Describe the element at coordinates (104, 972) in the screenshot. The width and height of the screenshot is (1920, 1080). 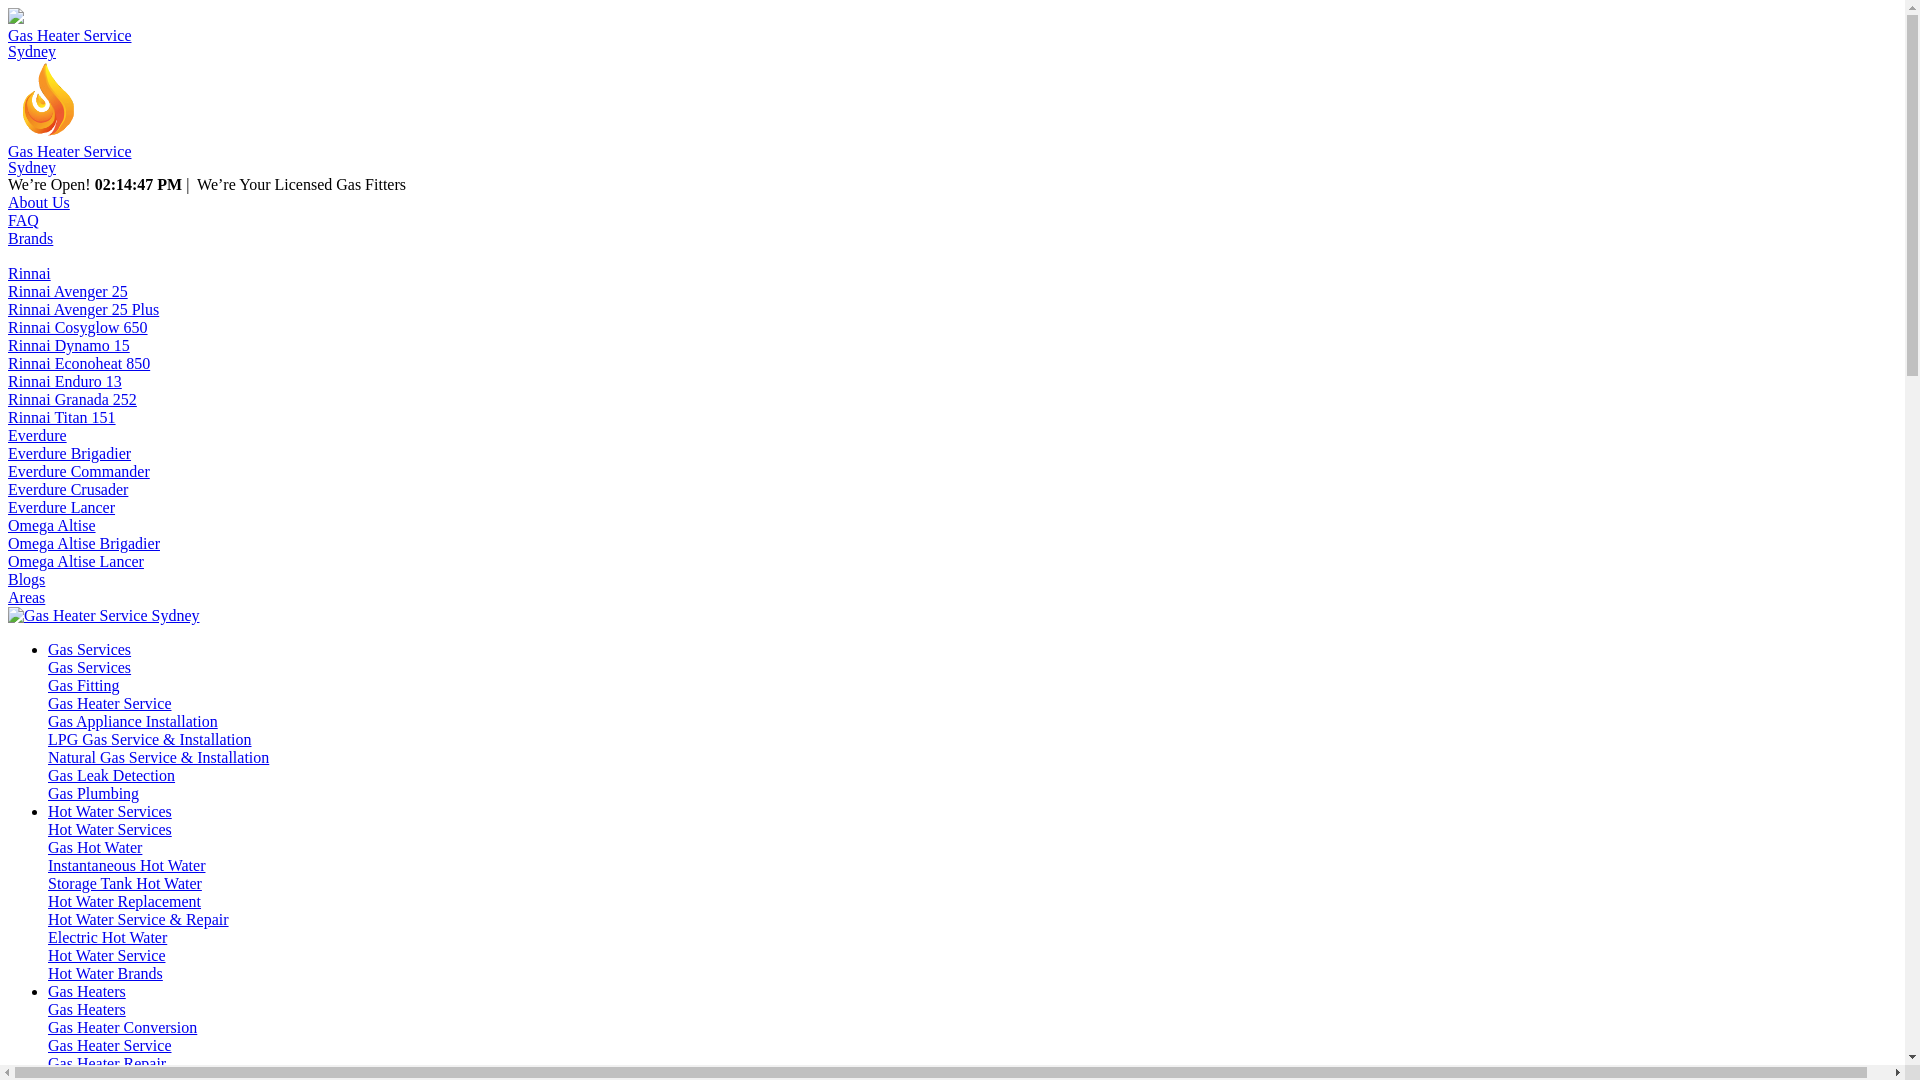
I see `'Hot Water Brands'` at that location.